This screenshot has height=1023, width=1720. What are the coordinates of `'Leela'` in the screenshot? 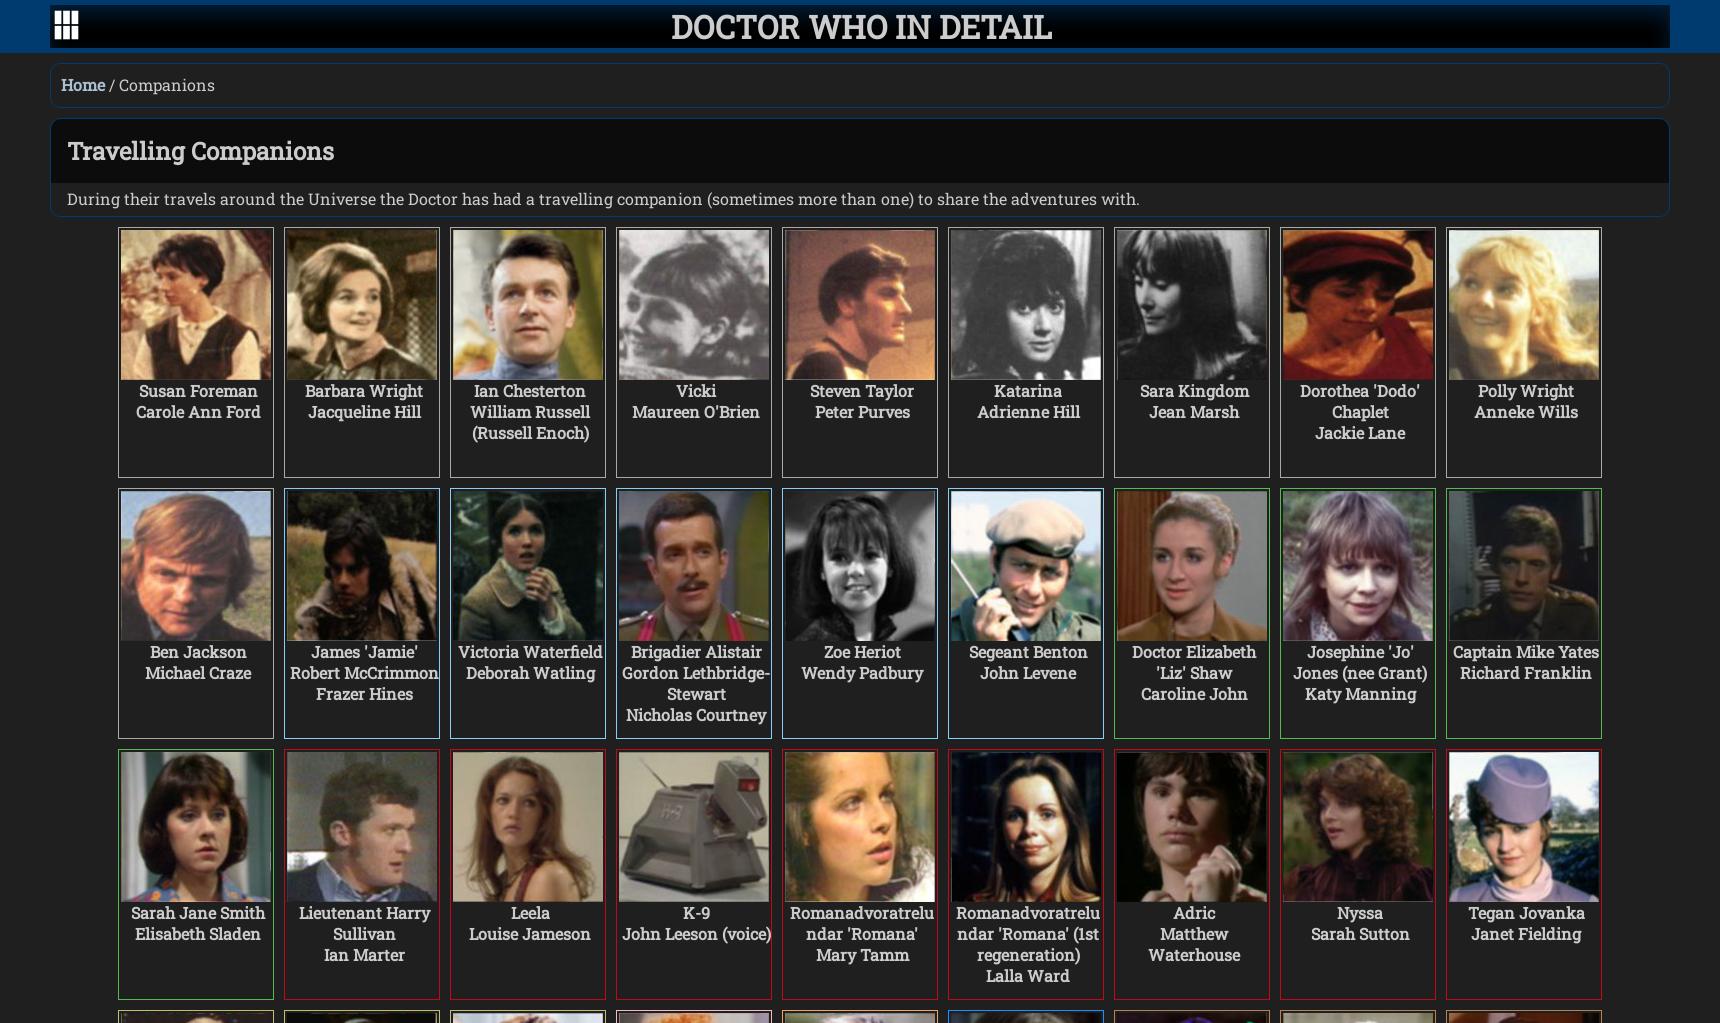 It's located at (529, 911).